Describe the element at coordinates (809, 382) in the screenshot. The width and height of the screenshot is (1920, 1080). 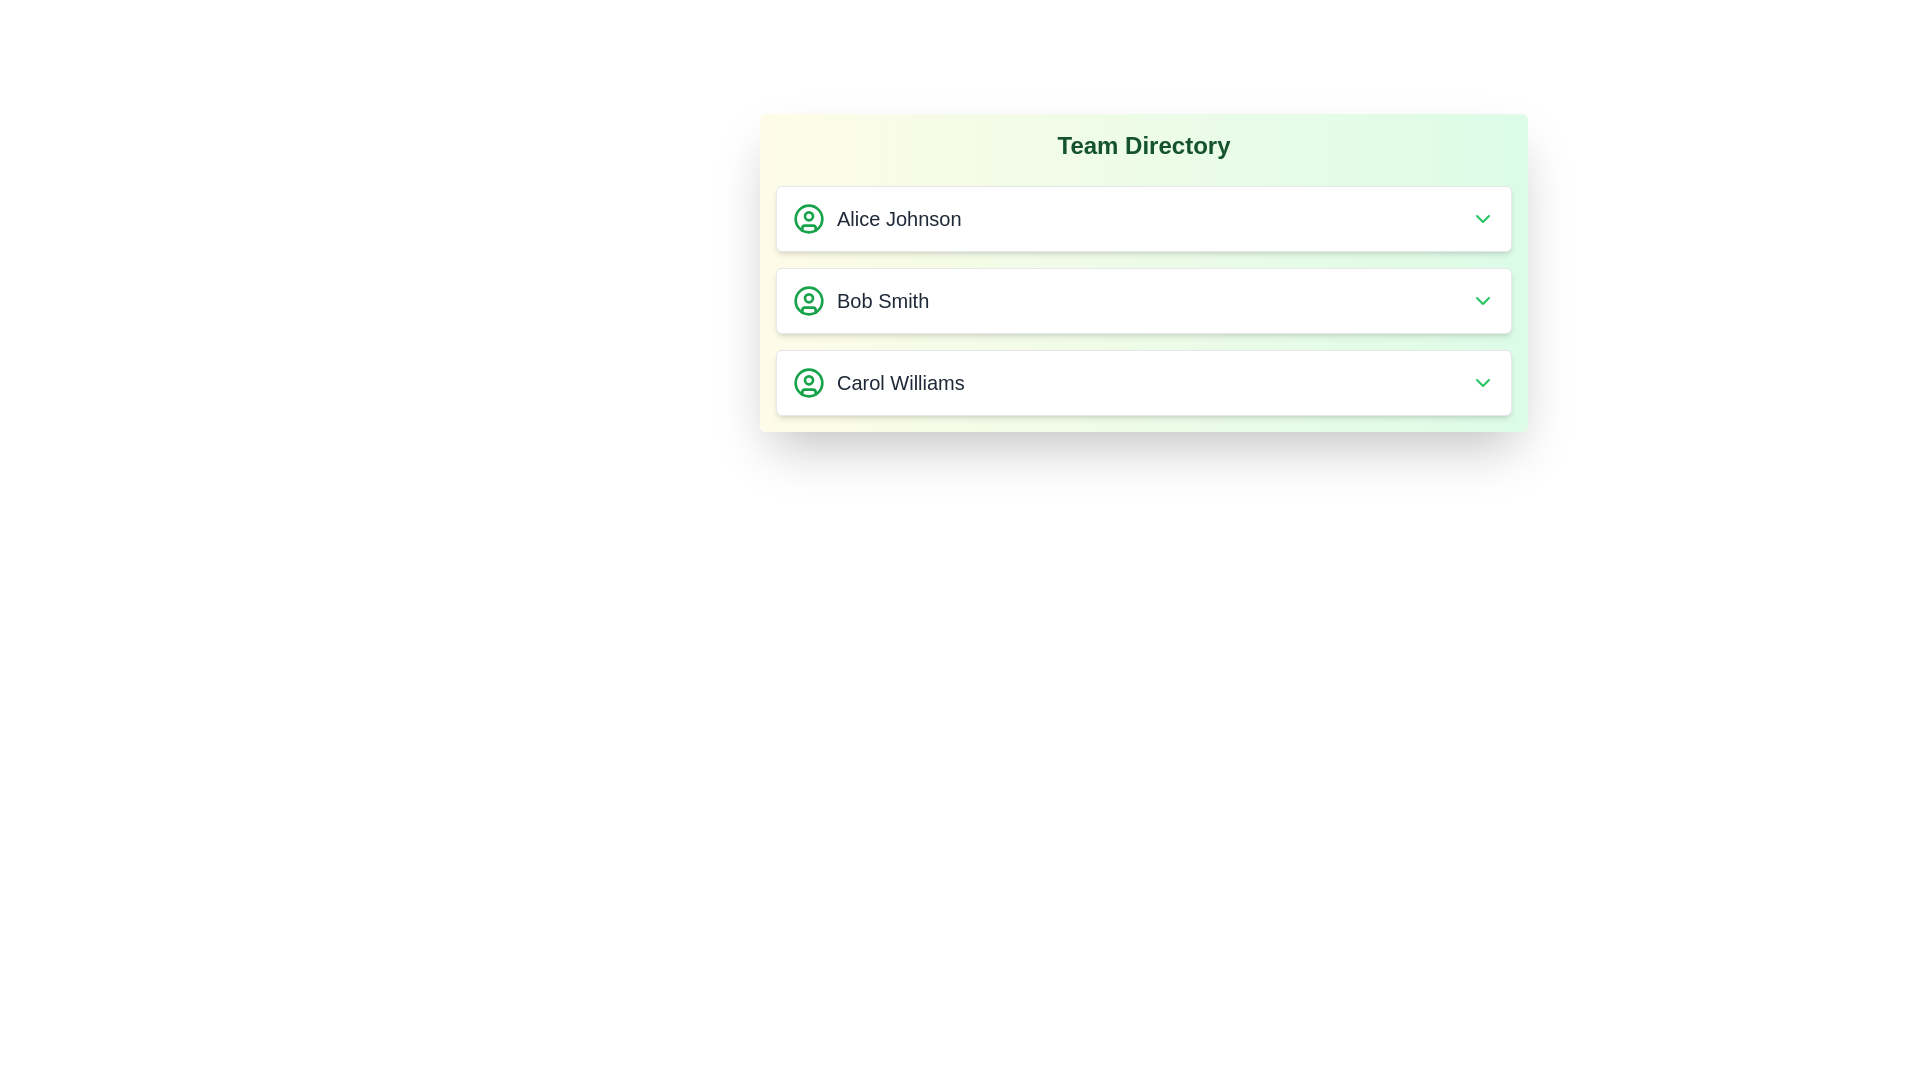
I see `the user icon for Carol Williams` at that location.